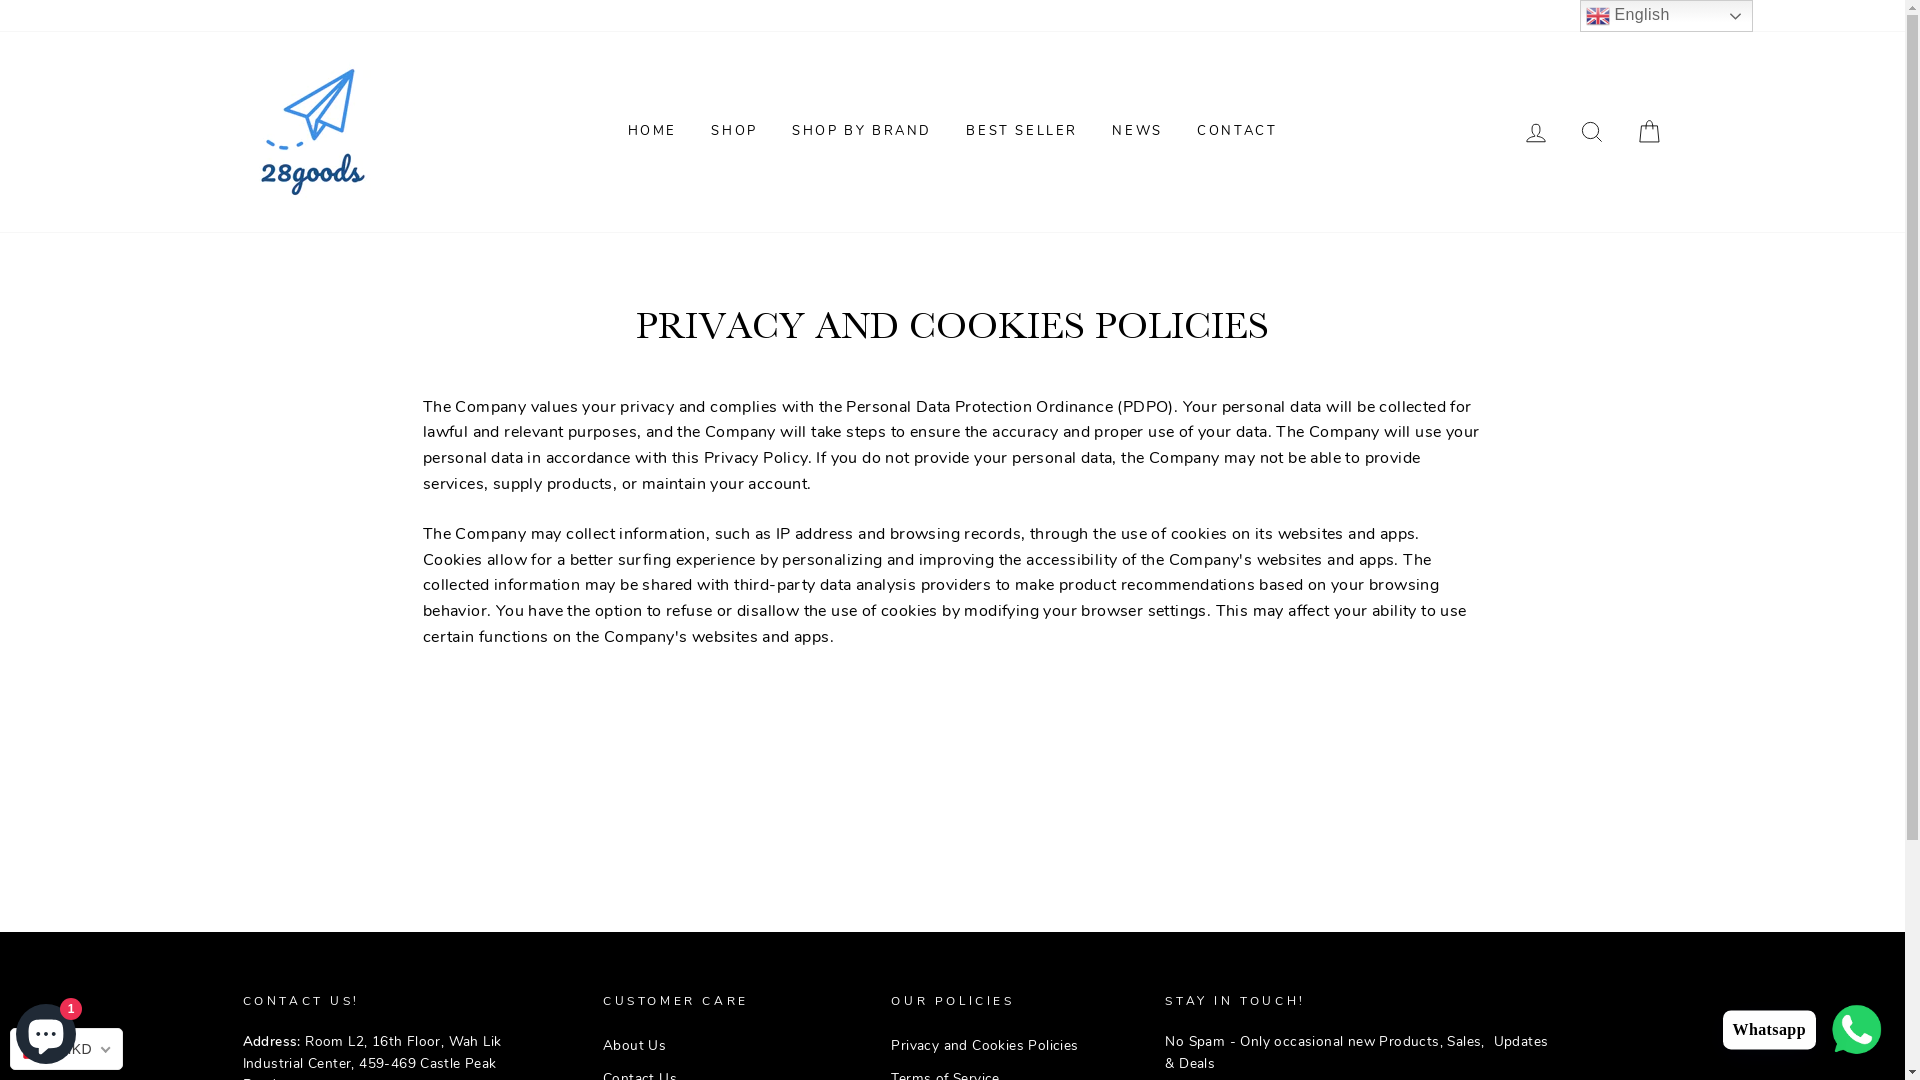 This screenshot has width=1920, height=1080. I want to click on 'About Us', so click(602, 1044).